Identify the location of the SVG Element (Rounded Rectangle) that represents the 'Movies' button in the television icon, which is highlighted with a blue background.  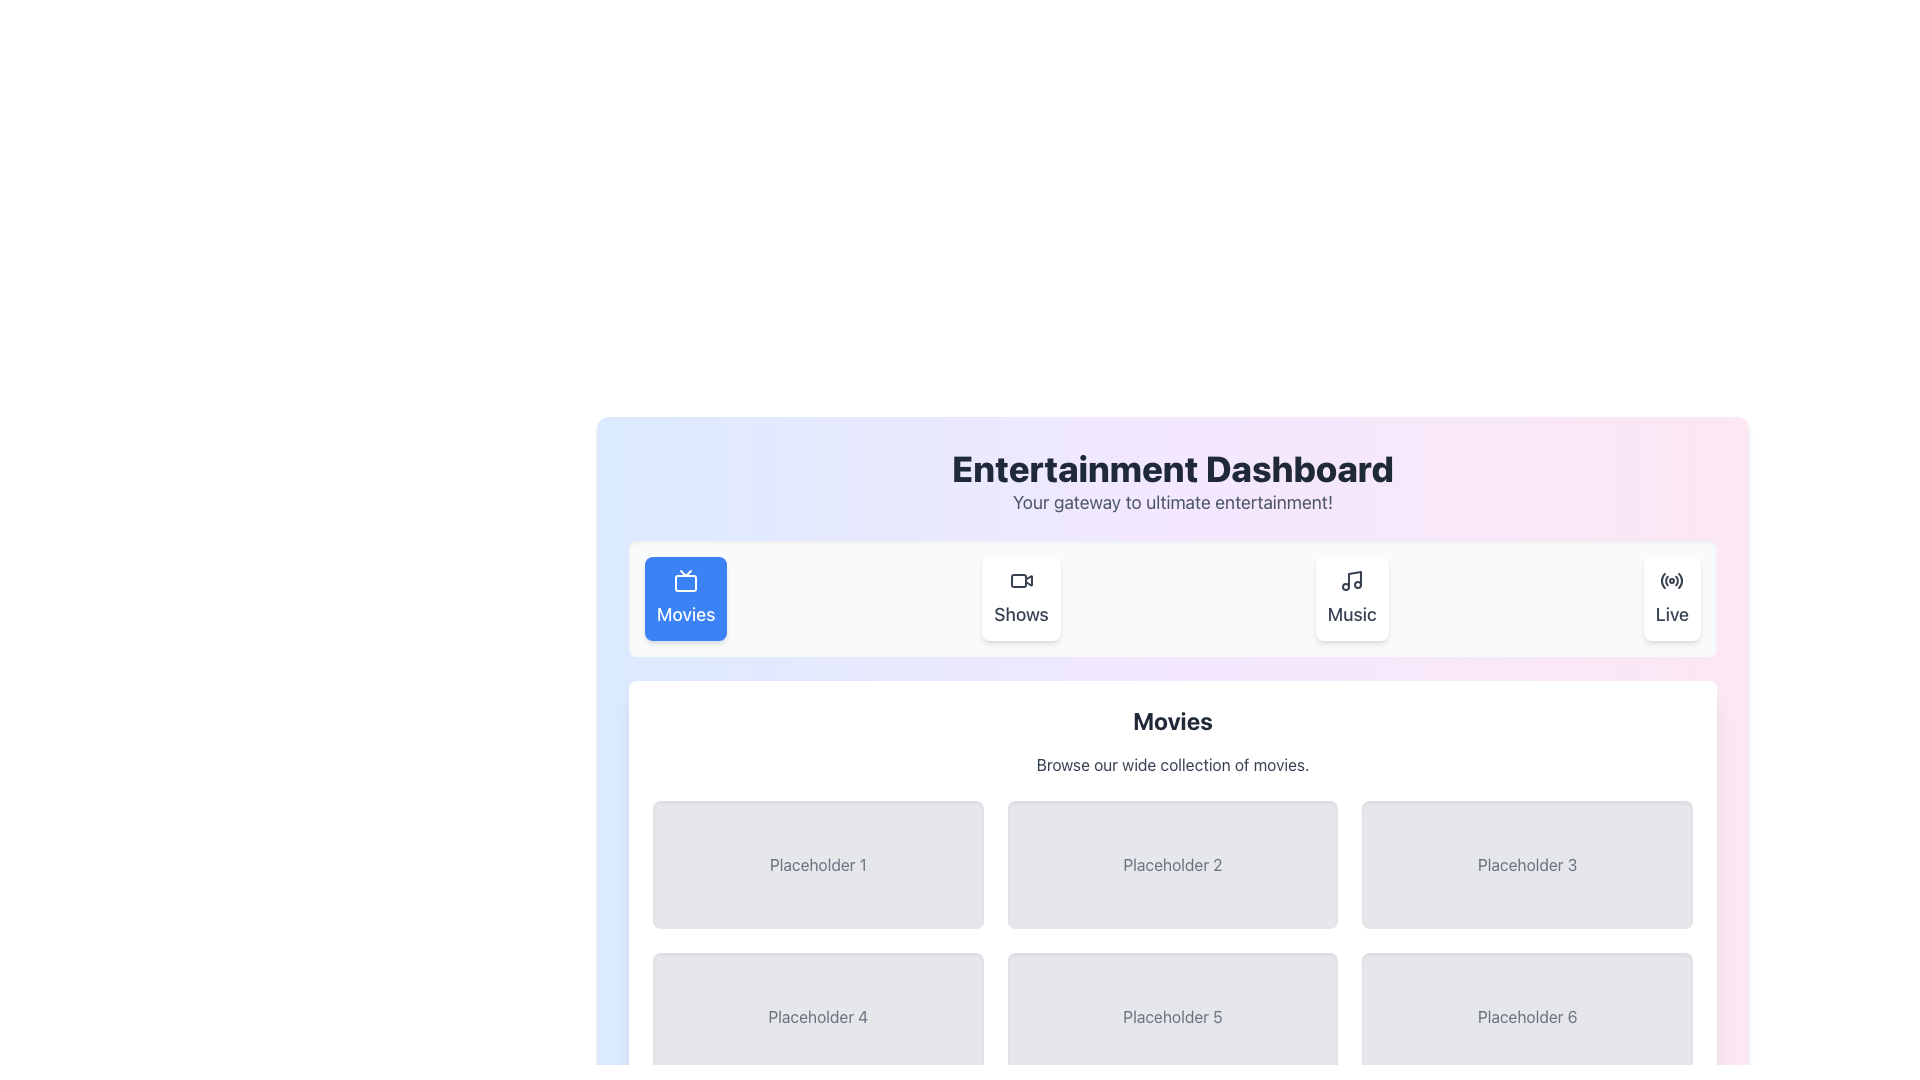
(686, 583).